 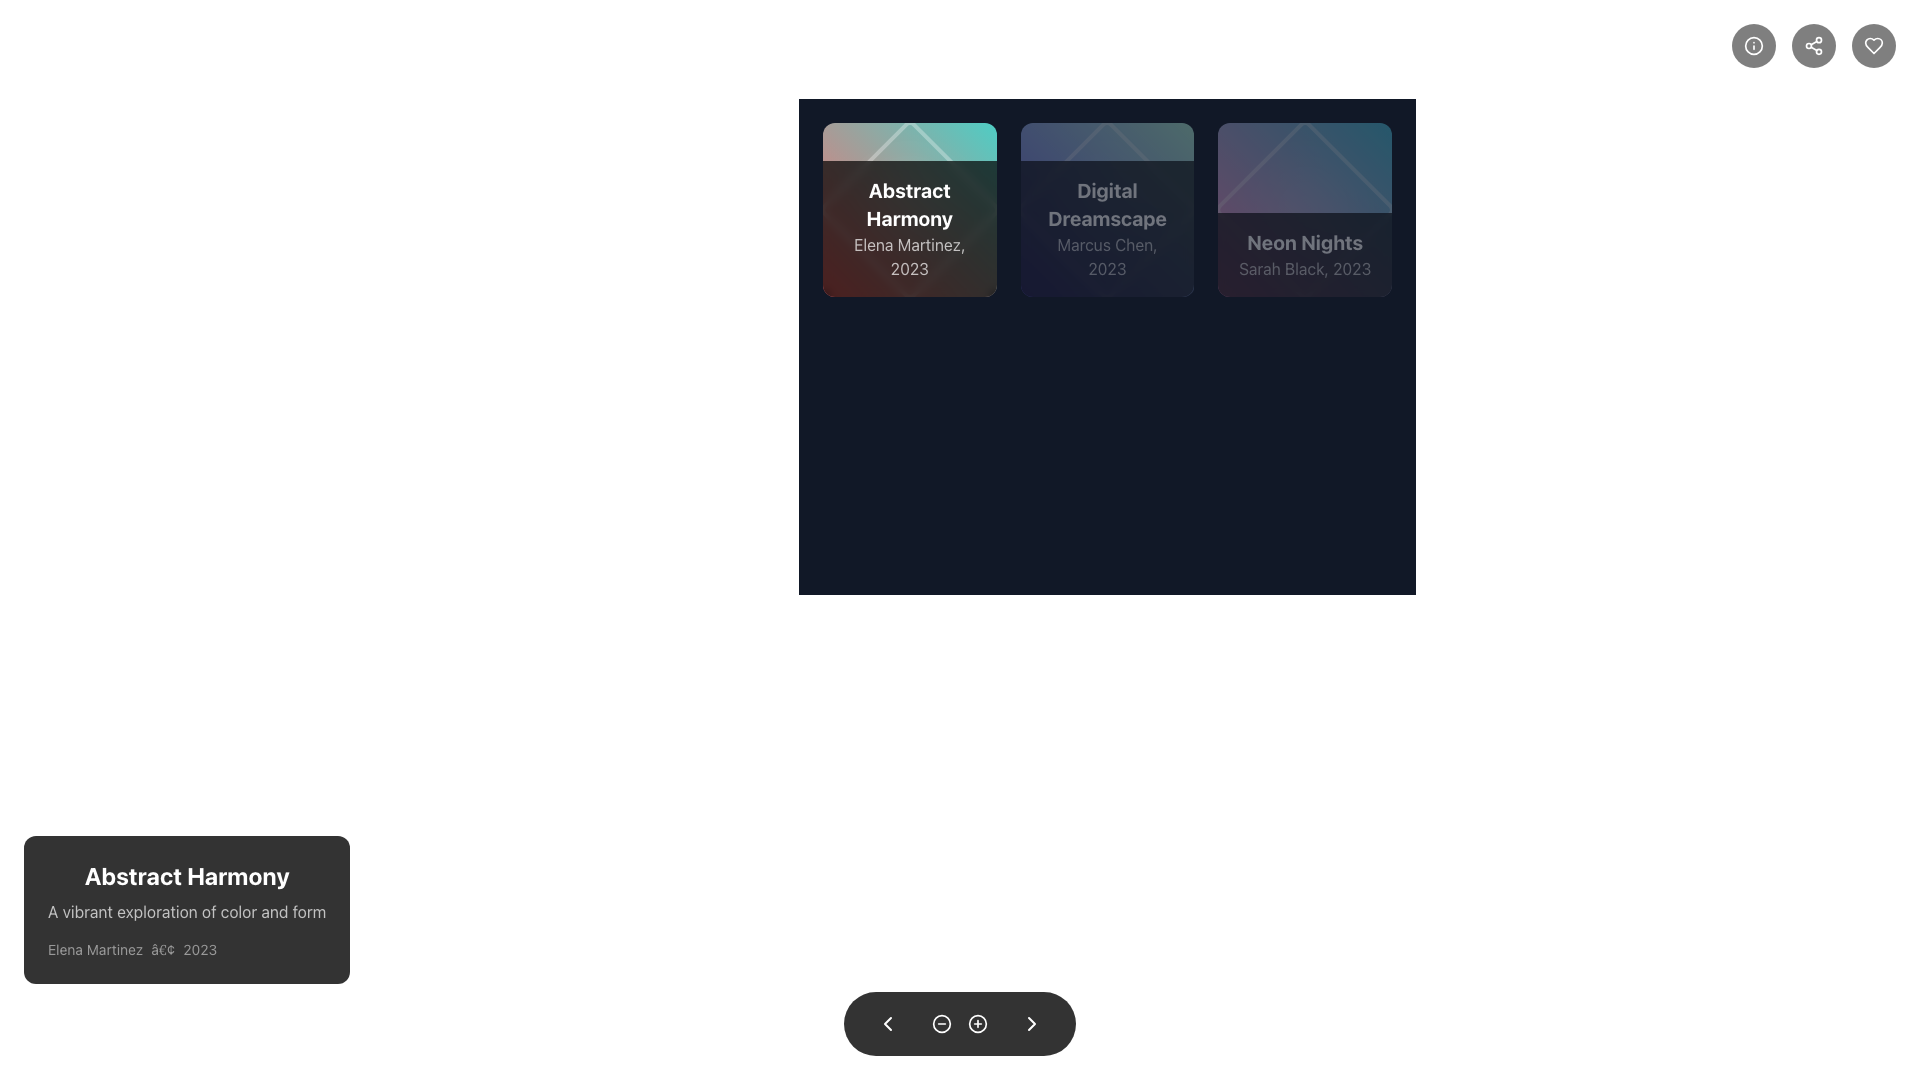 I want to click on the 'Neon Nights' text label, which features bold white text and is positioned at the bottom of a card in a dark-themed section, so click(x=1305, y=253).